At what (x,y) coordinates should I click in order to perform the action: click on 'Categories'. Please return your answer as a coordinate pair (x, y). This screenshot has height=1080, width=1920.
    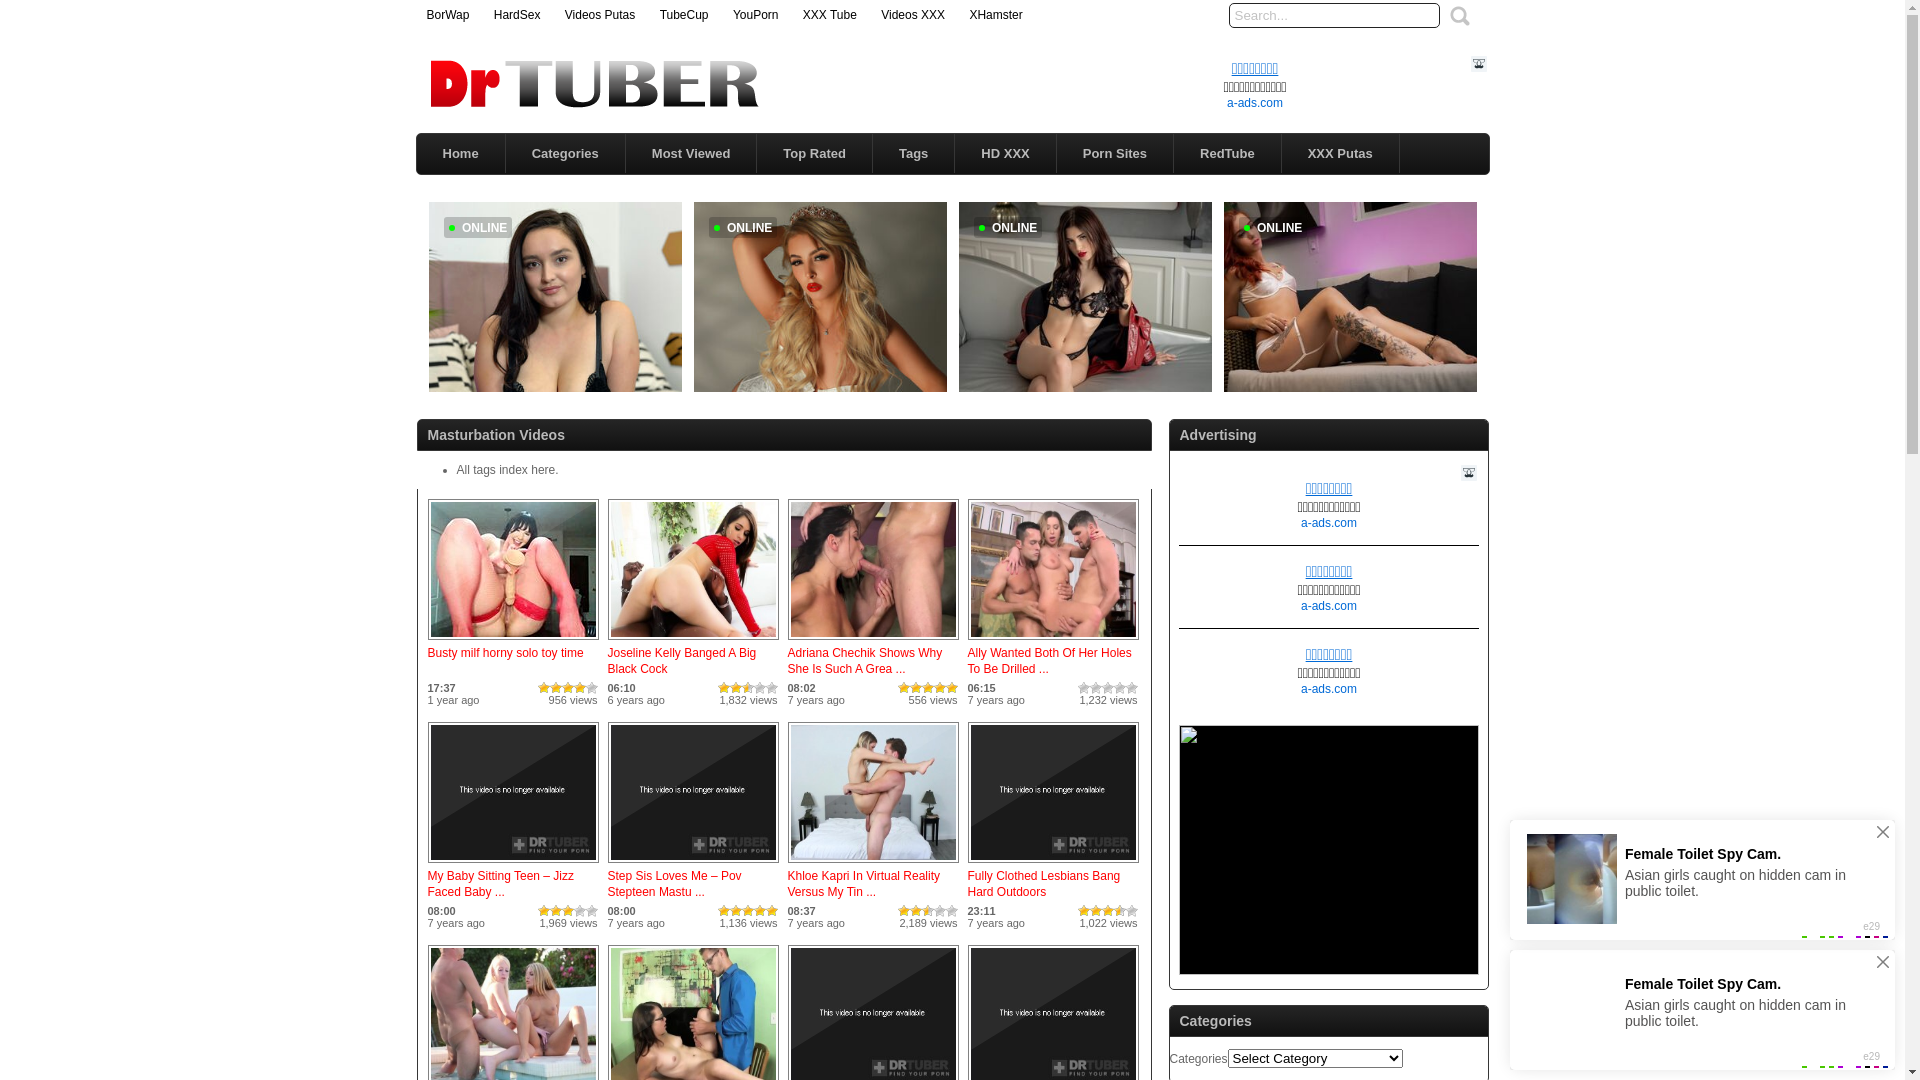
    Looking at the image, I should click on (564, 152).